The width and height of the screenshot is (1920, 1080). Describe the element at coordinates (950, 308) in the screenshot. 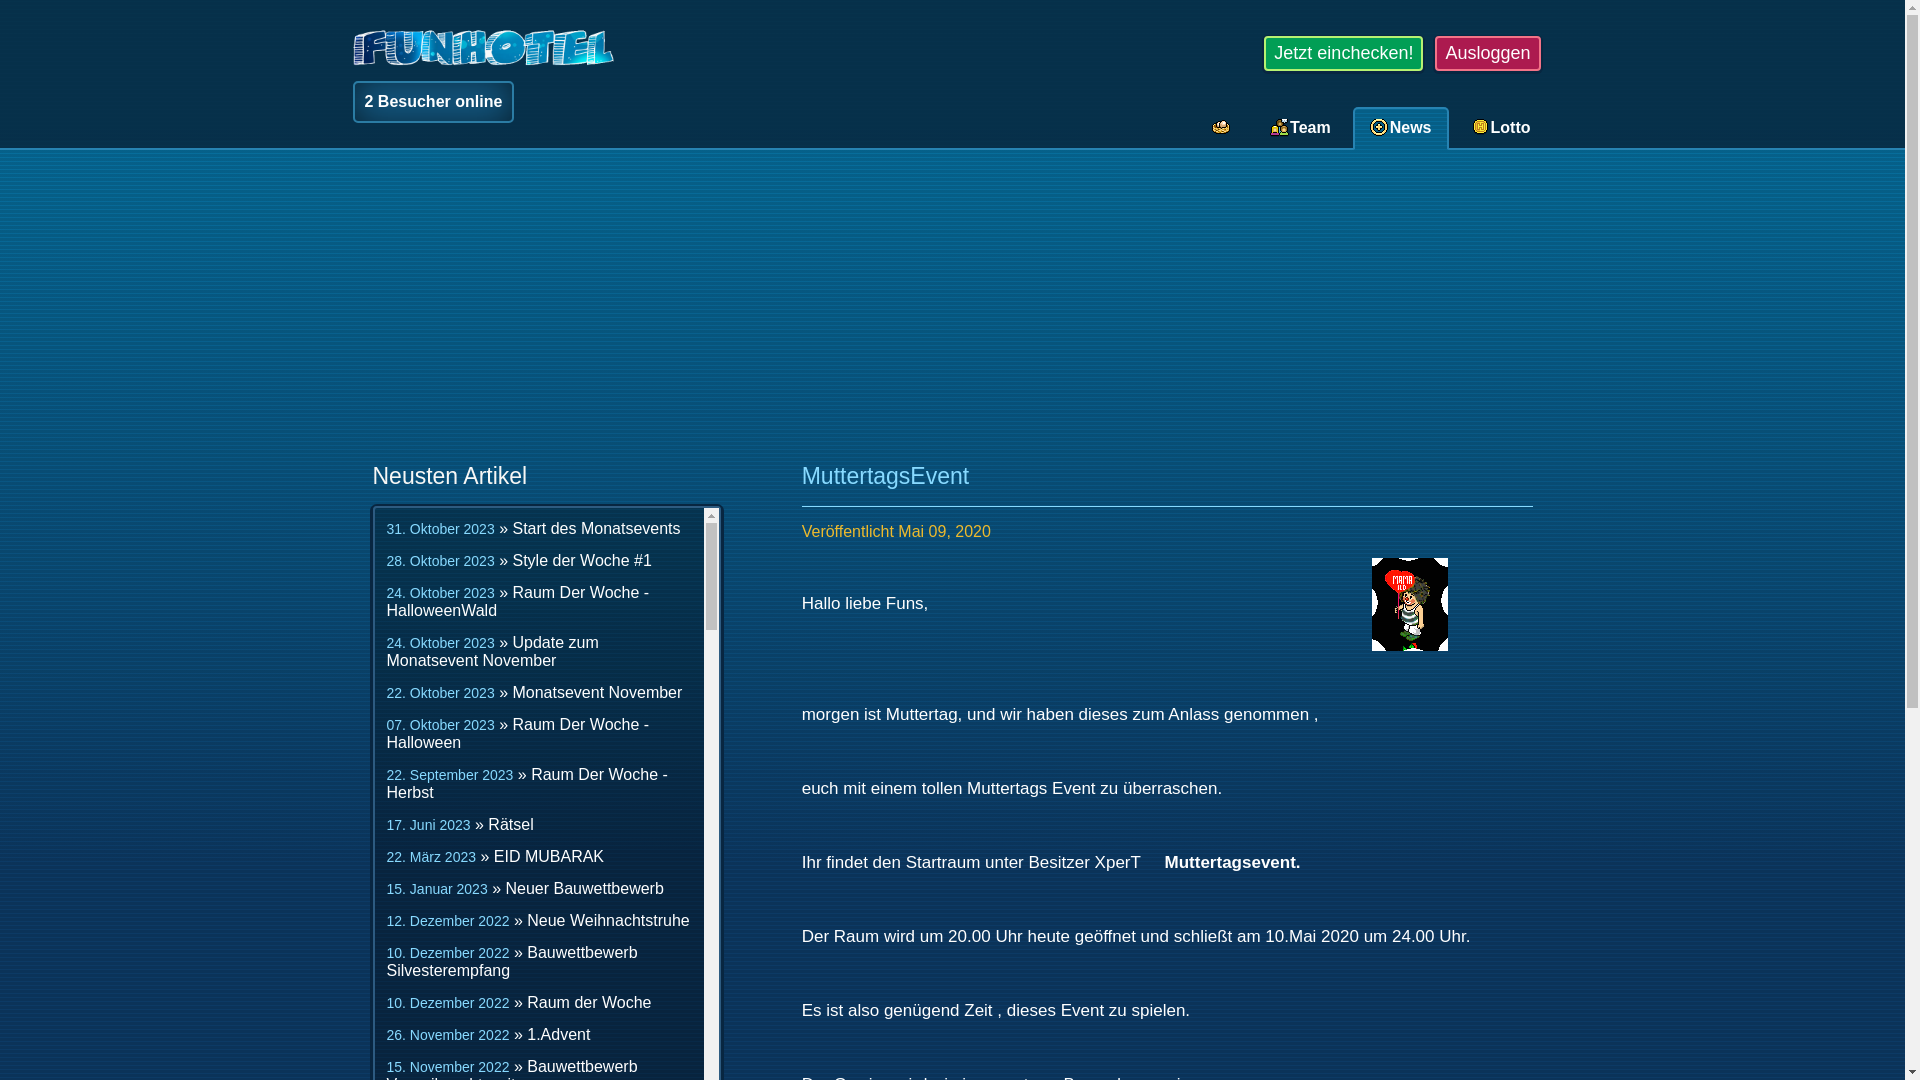

I see `'Advertisement'` at that location.